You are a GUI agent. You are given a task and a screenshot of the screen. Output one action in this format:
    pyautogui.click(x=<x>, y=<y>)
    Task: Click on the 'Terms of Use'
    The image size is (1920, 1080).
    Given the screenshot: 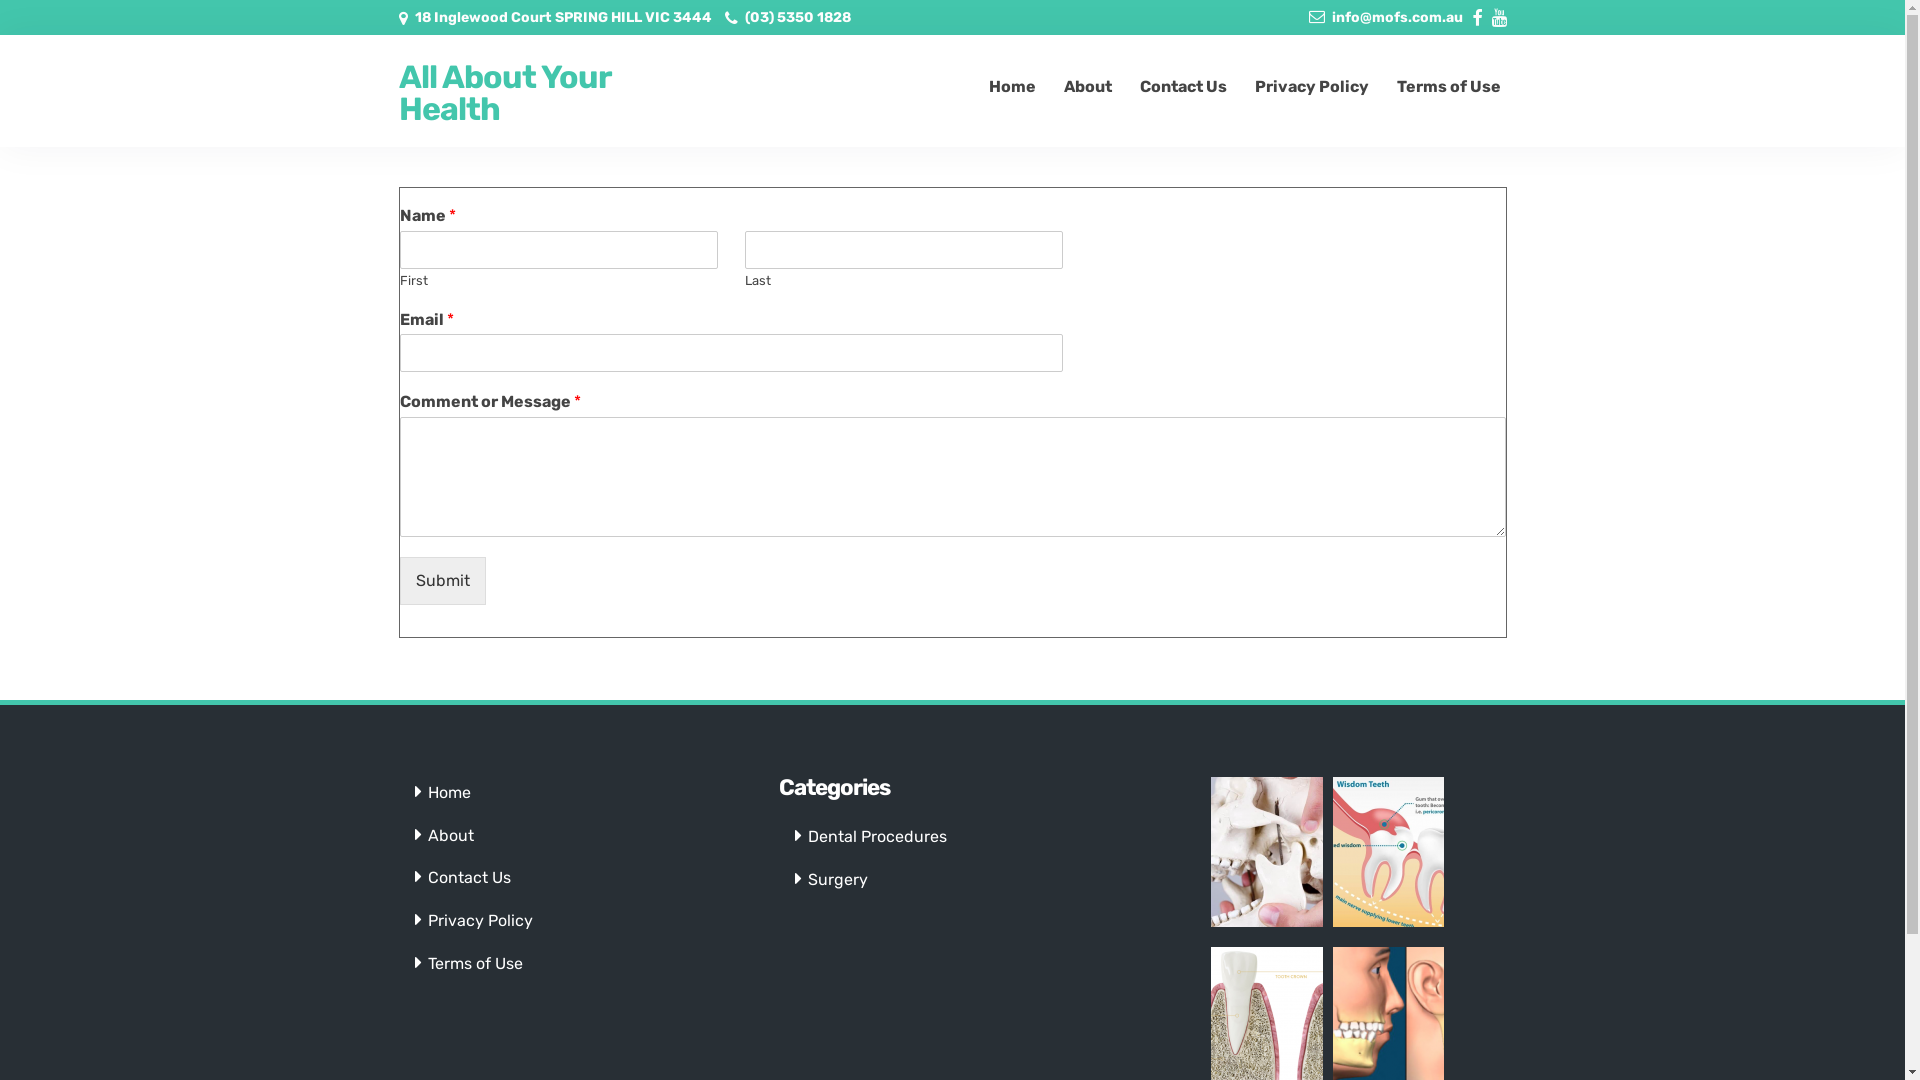 What is the action you would take?
    pyautogui.click(x=1448, y=86)
    